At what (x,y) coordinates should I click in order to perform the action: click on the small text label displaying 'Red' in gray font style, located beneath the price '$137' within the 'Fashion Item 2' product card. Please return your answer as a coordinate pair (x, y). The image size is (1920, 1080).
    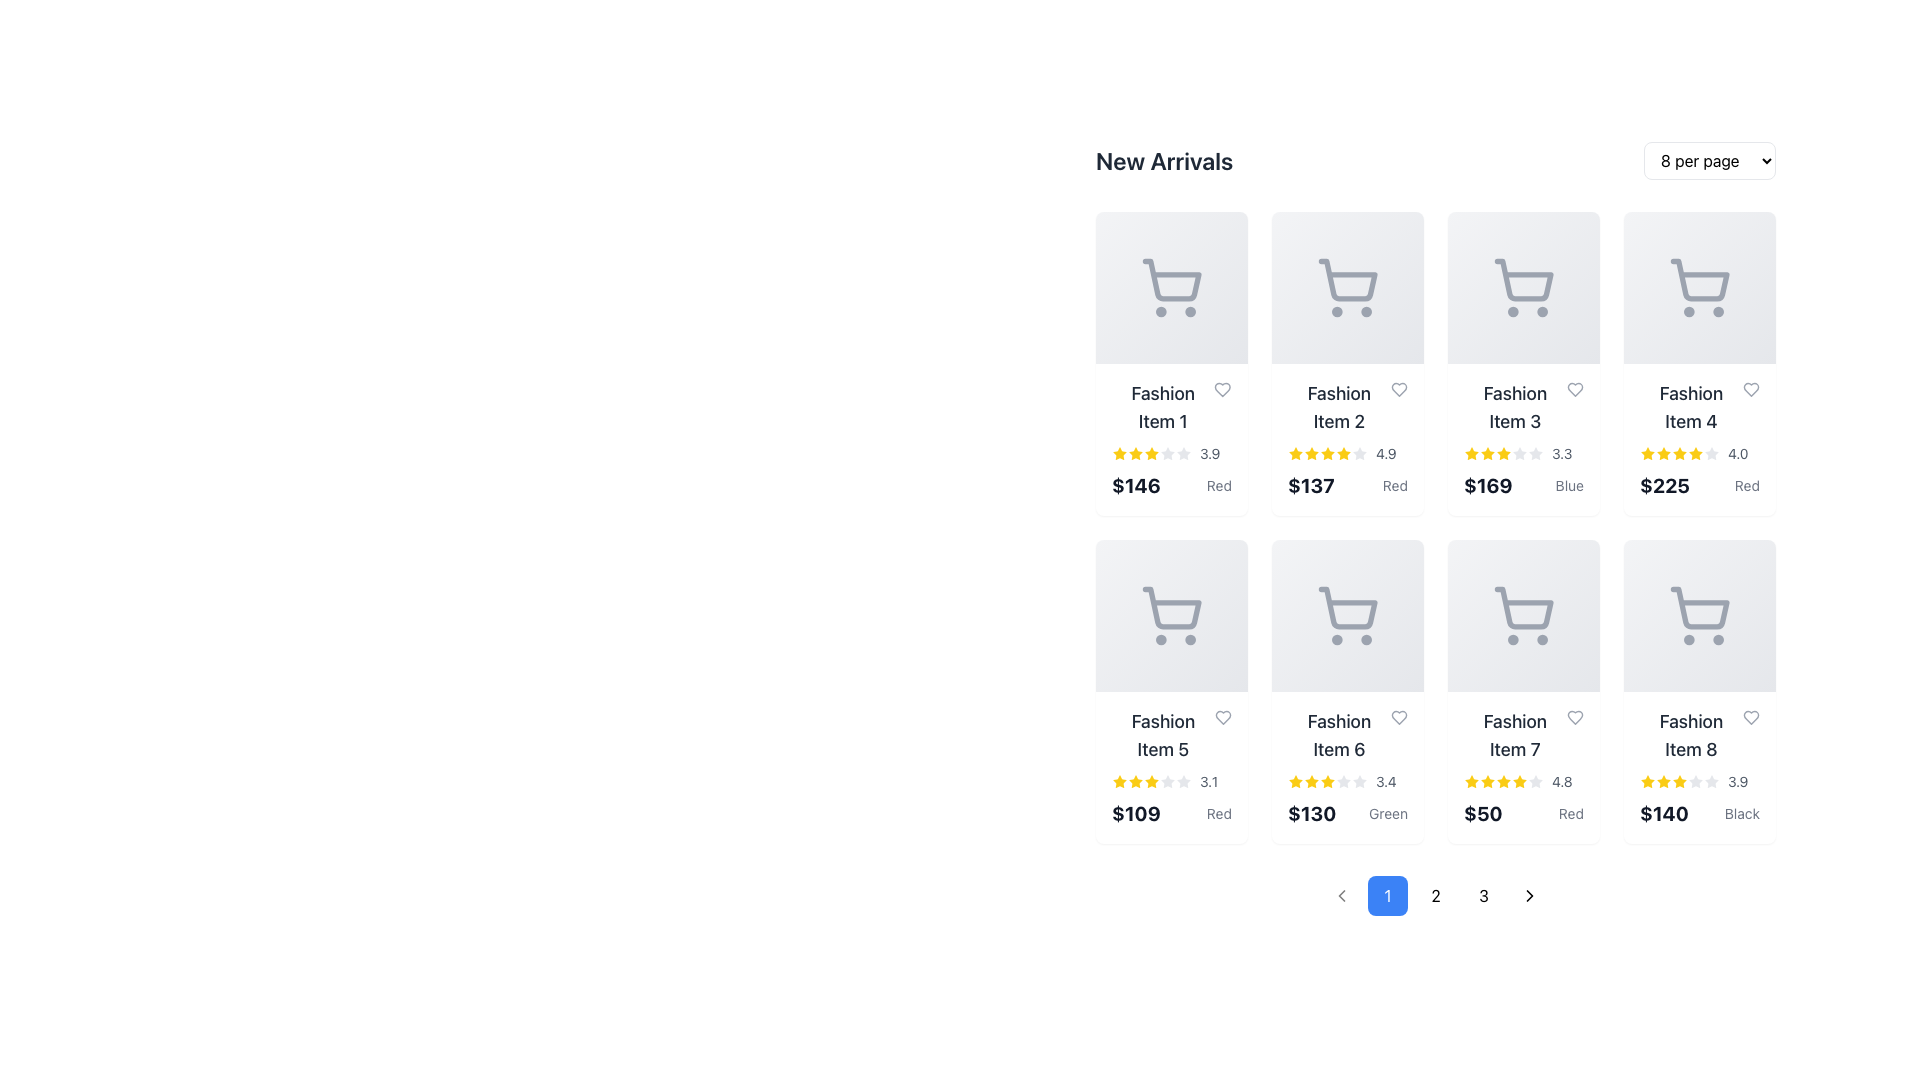
    Looking at the image, I should click on (1394, 486).